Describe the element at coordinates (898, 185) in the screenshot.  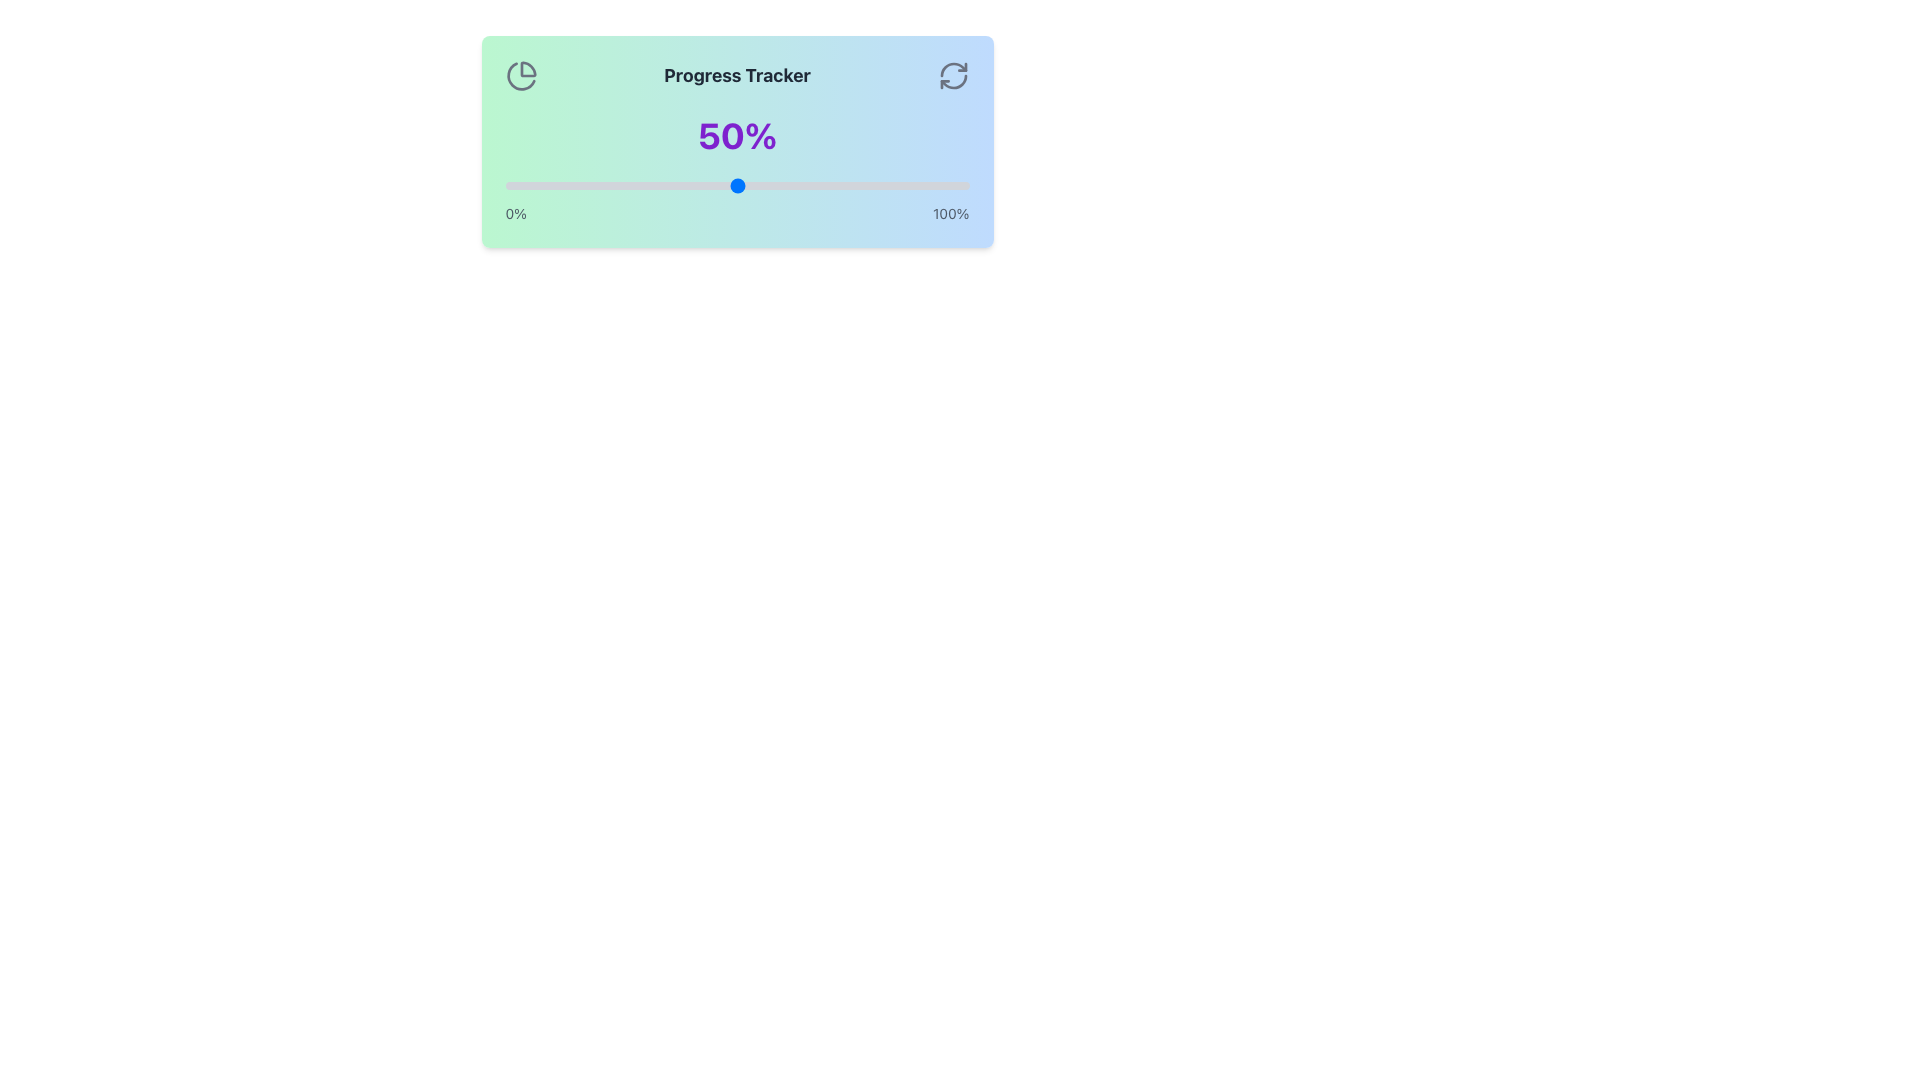
I see `the progress tracker value` at that location.